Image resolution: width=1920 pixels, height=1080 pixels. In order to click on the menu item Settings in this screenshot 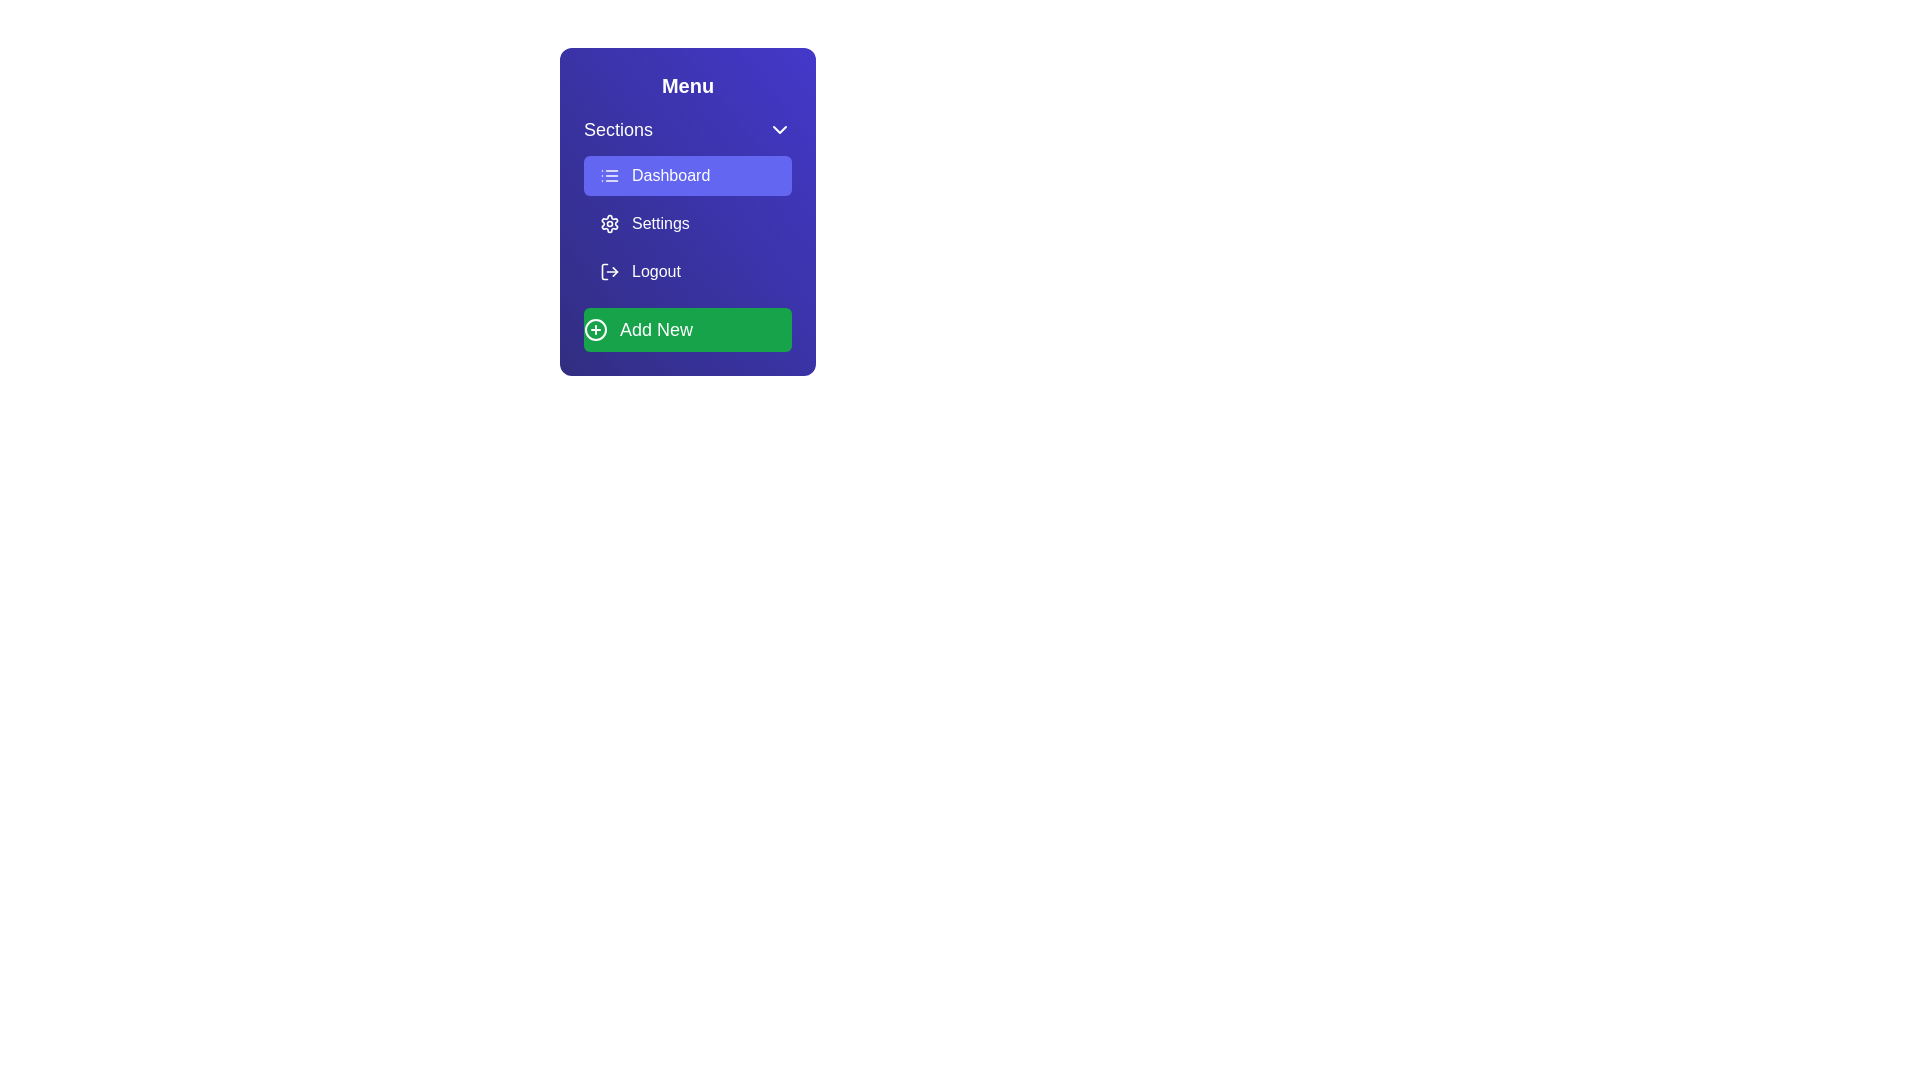, I will do `click(687, 223)`.